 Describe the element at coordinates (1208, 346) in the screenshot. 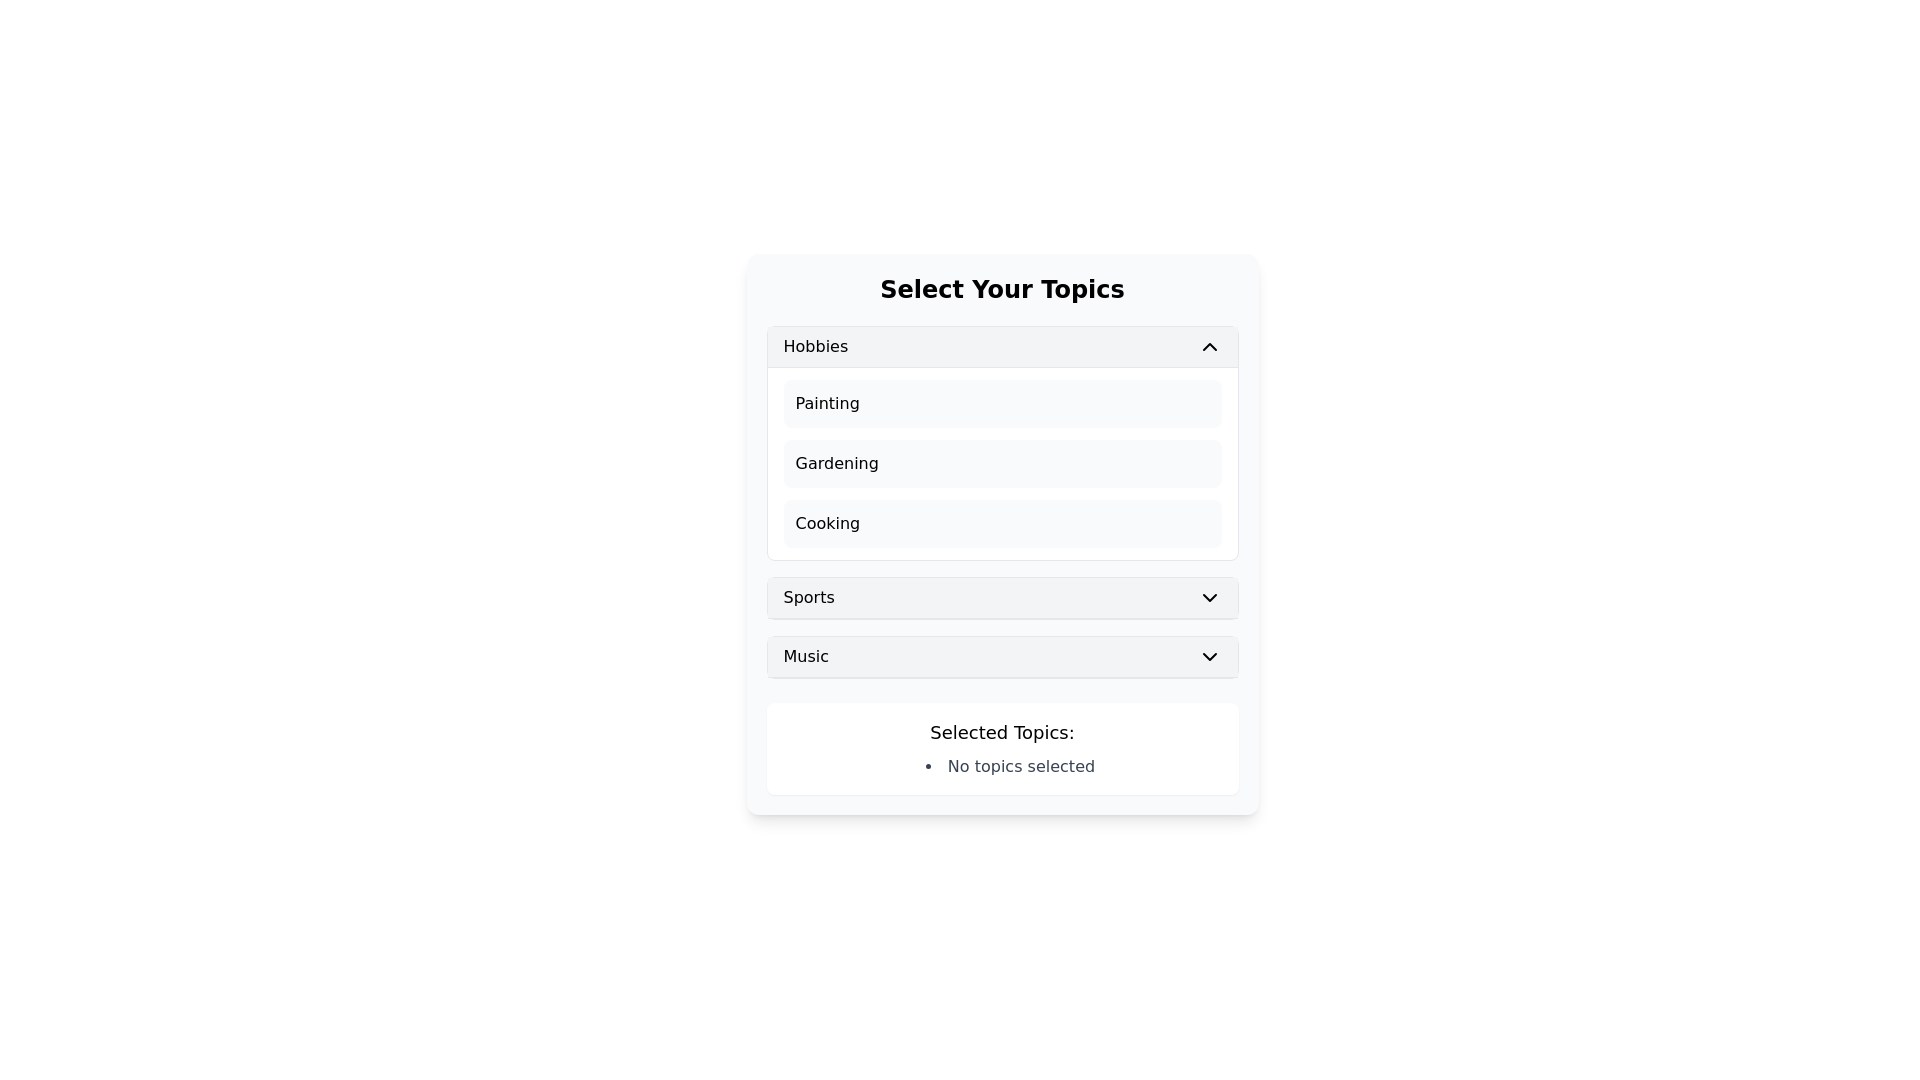

I see `the upward-facing chevron icon` at that location.